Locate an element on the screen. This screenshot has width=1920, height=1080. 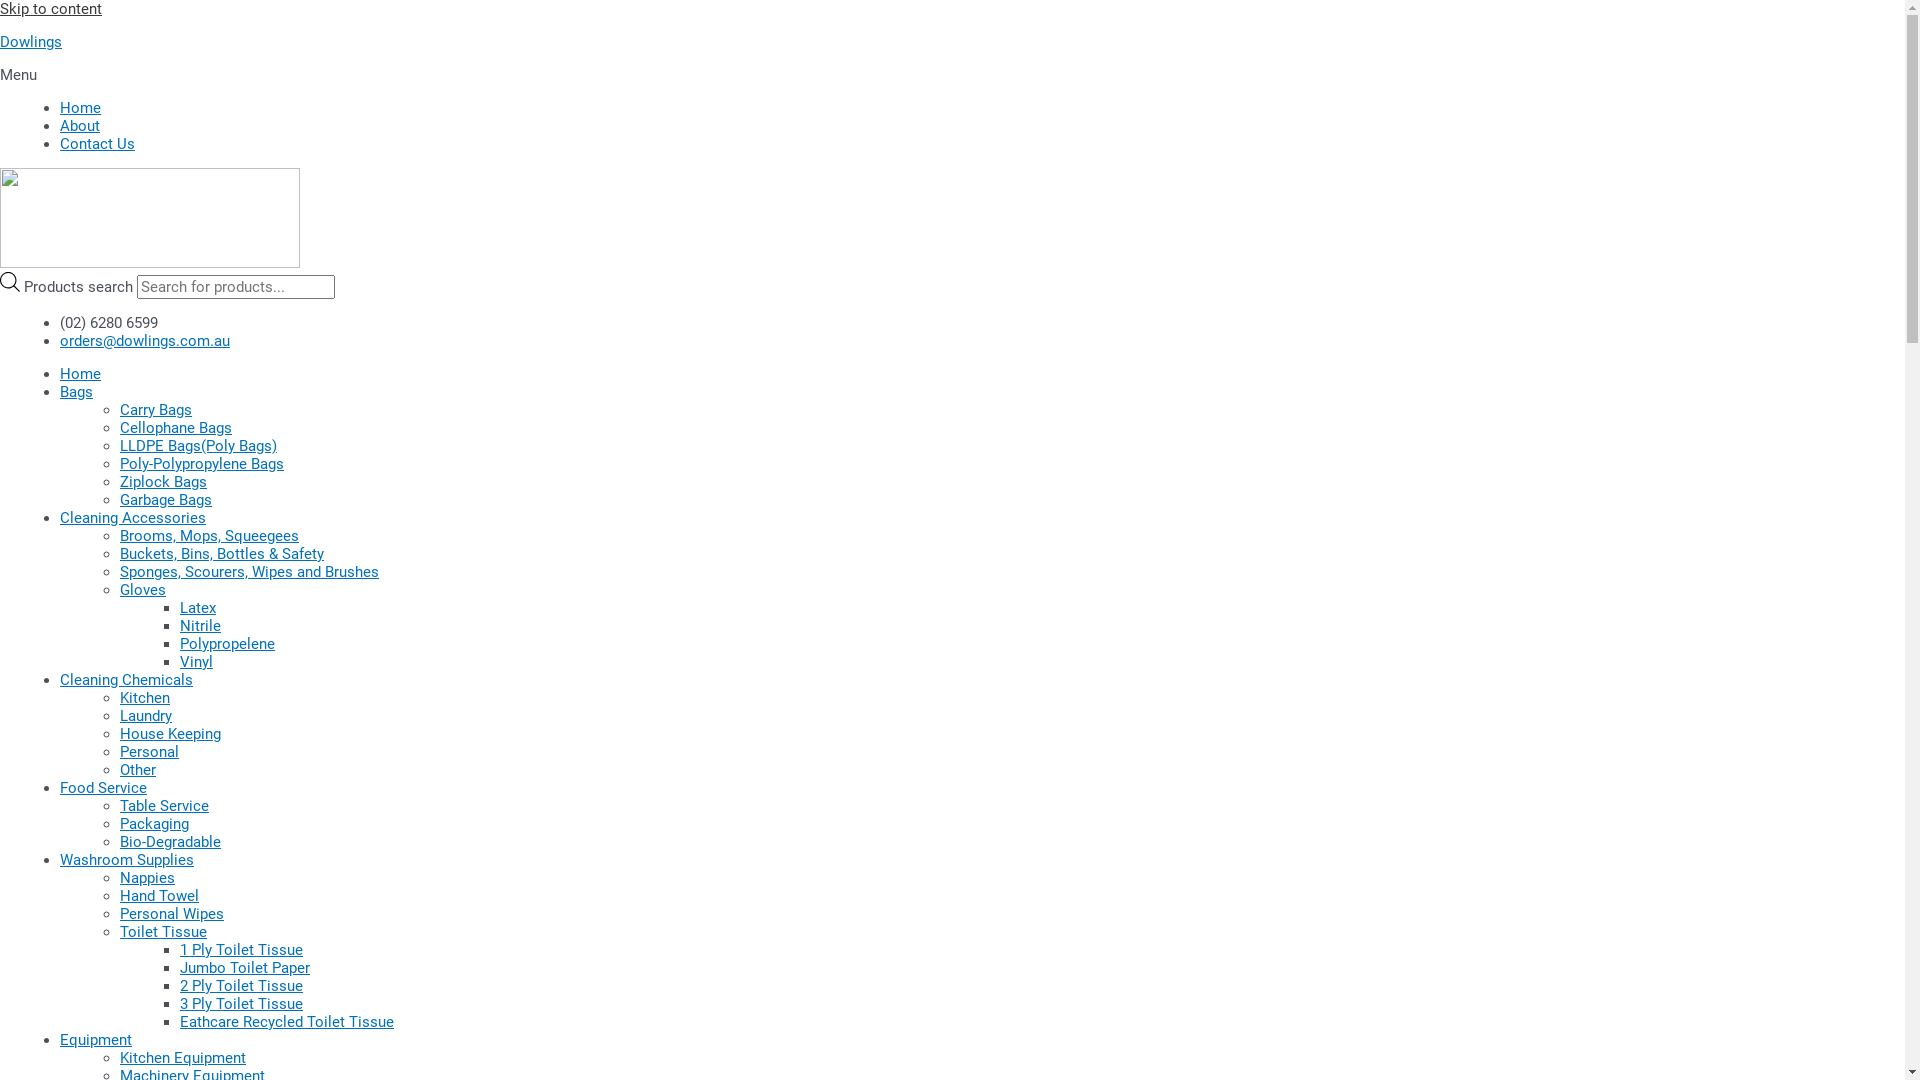
'Toilet Tissue' is located at coordinates (163, 932).